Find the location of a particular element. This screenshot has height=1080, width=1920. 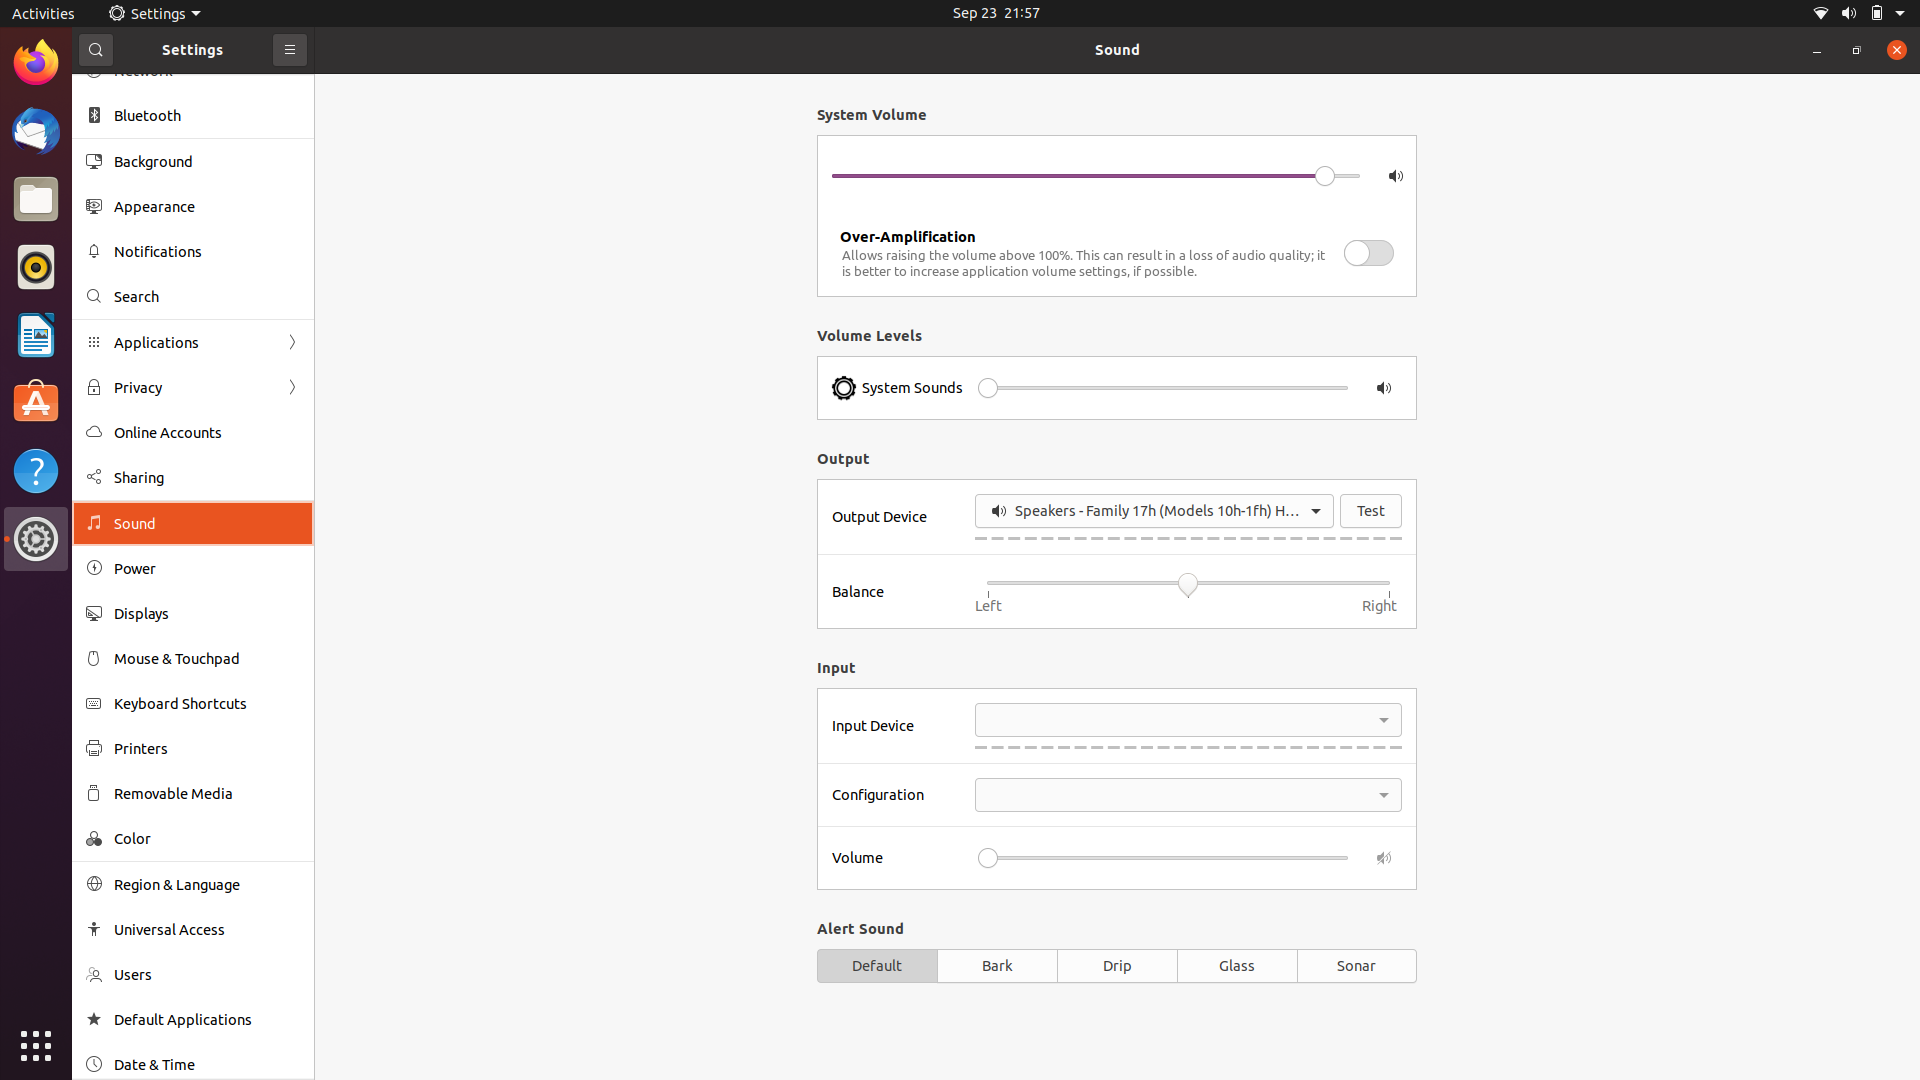

Adjust sound to high is located at coordinates (1309, 388).